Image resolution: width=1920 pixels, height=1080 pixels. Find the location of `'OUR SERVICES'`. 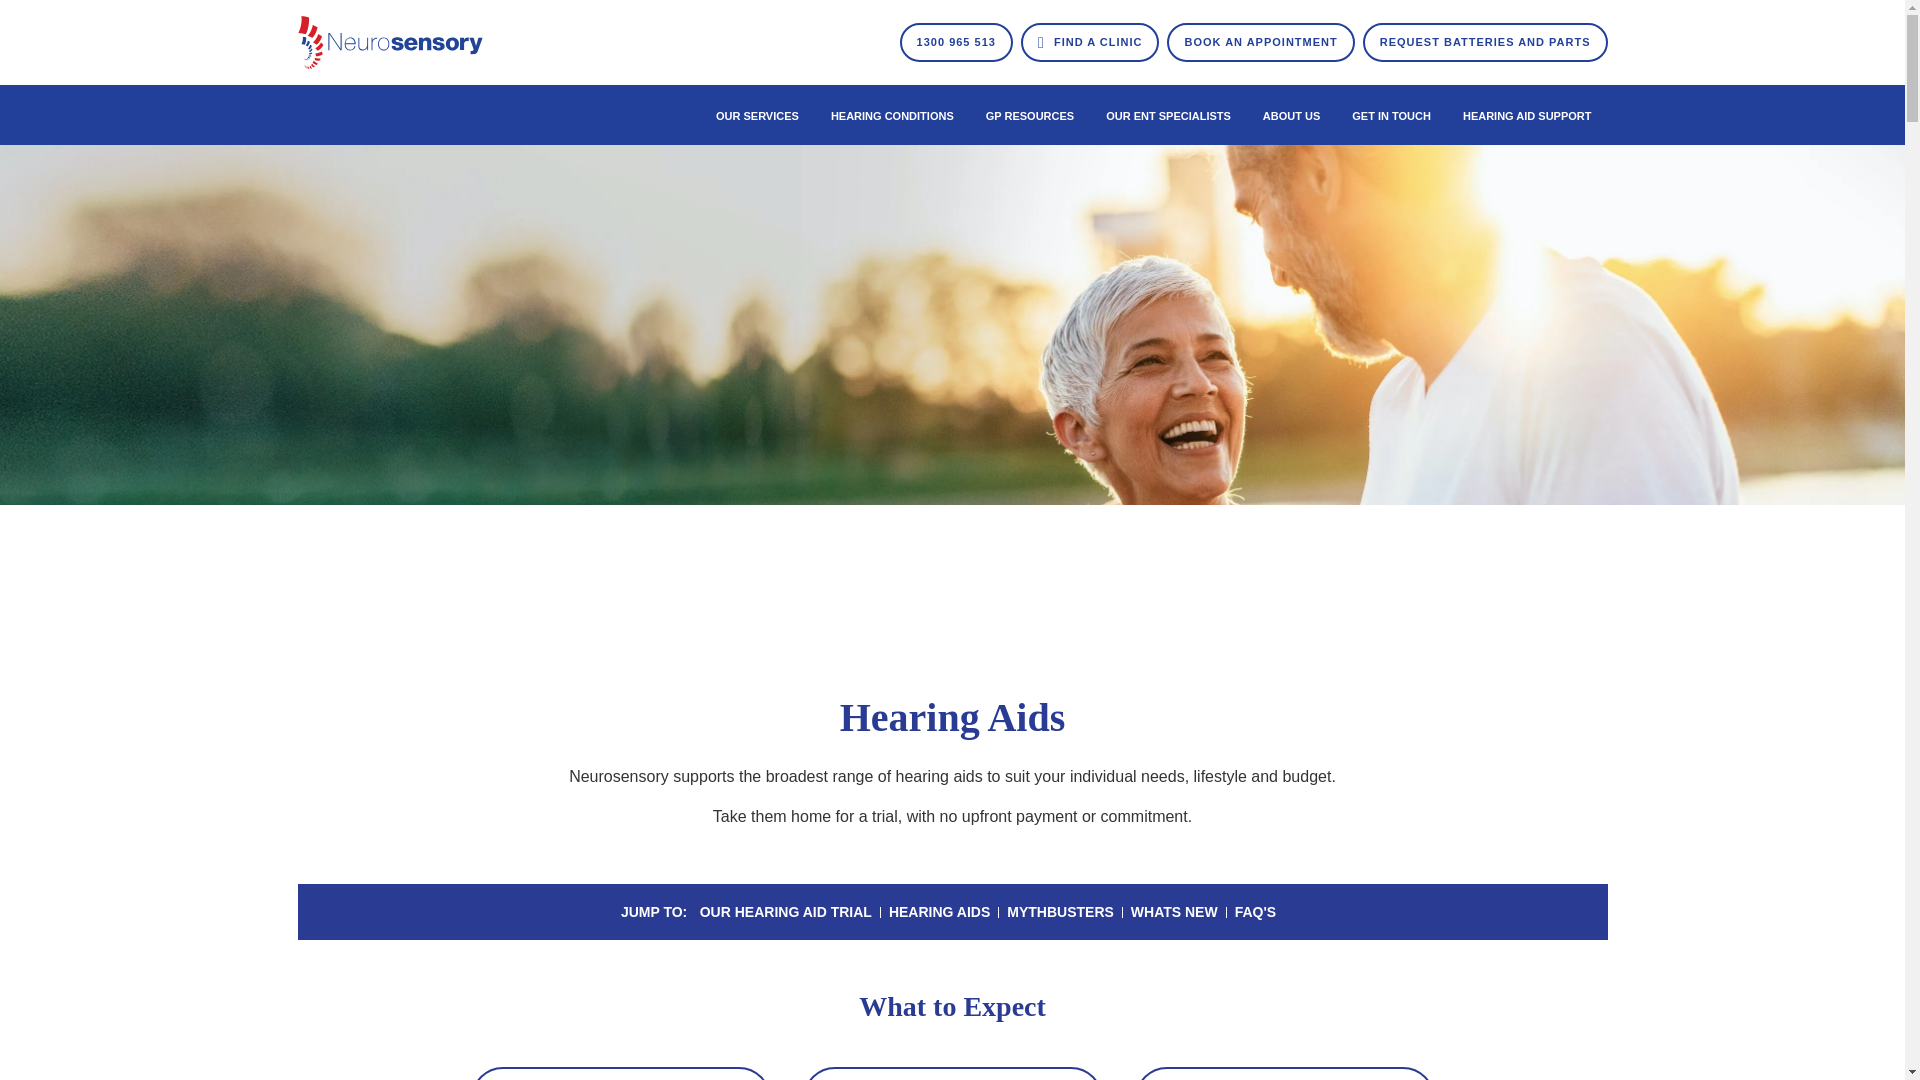

'OUR SERVICES' is located at coordinates (756, 115).